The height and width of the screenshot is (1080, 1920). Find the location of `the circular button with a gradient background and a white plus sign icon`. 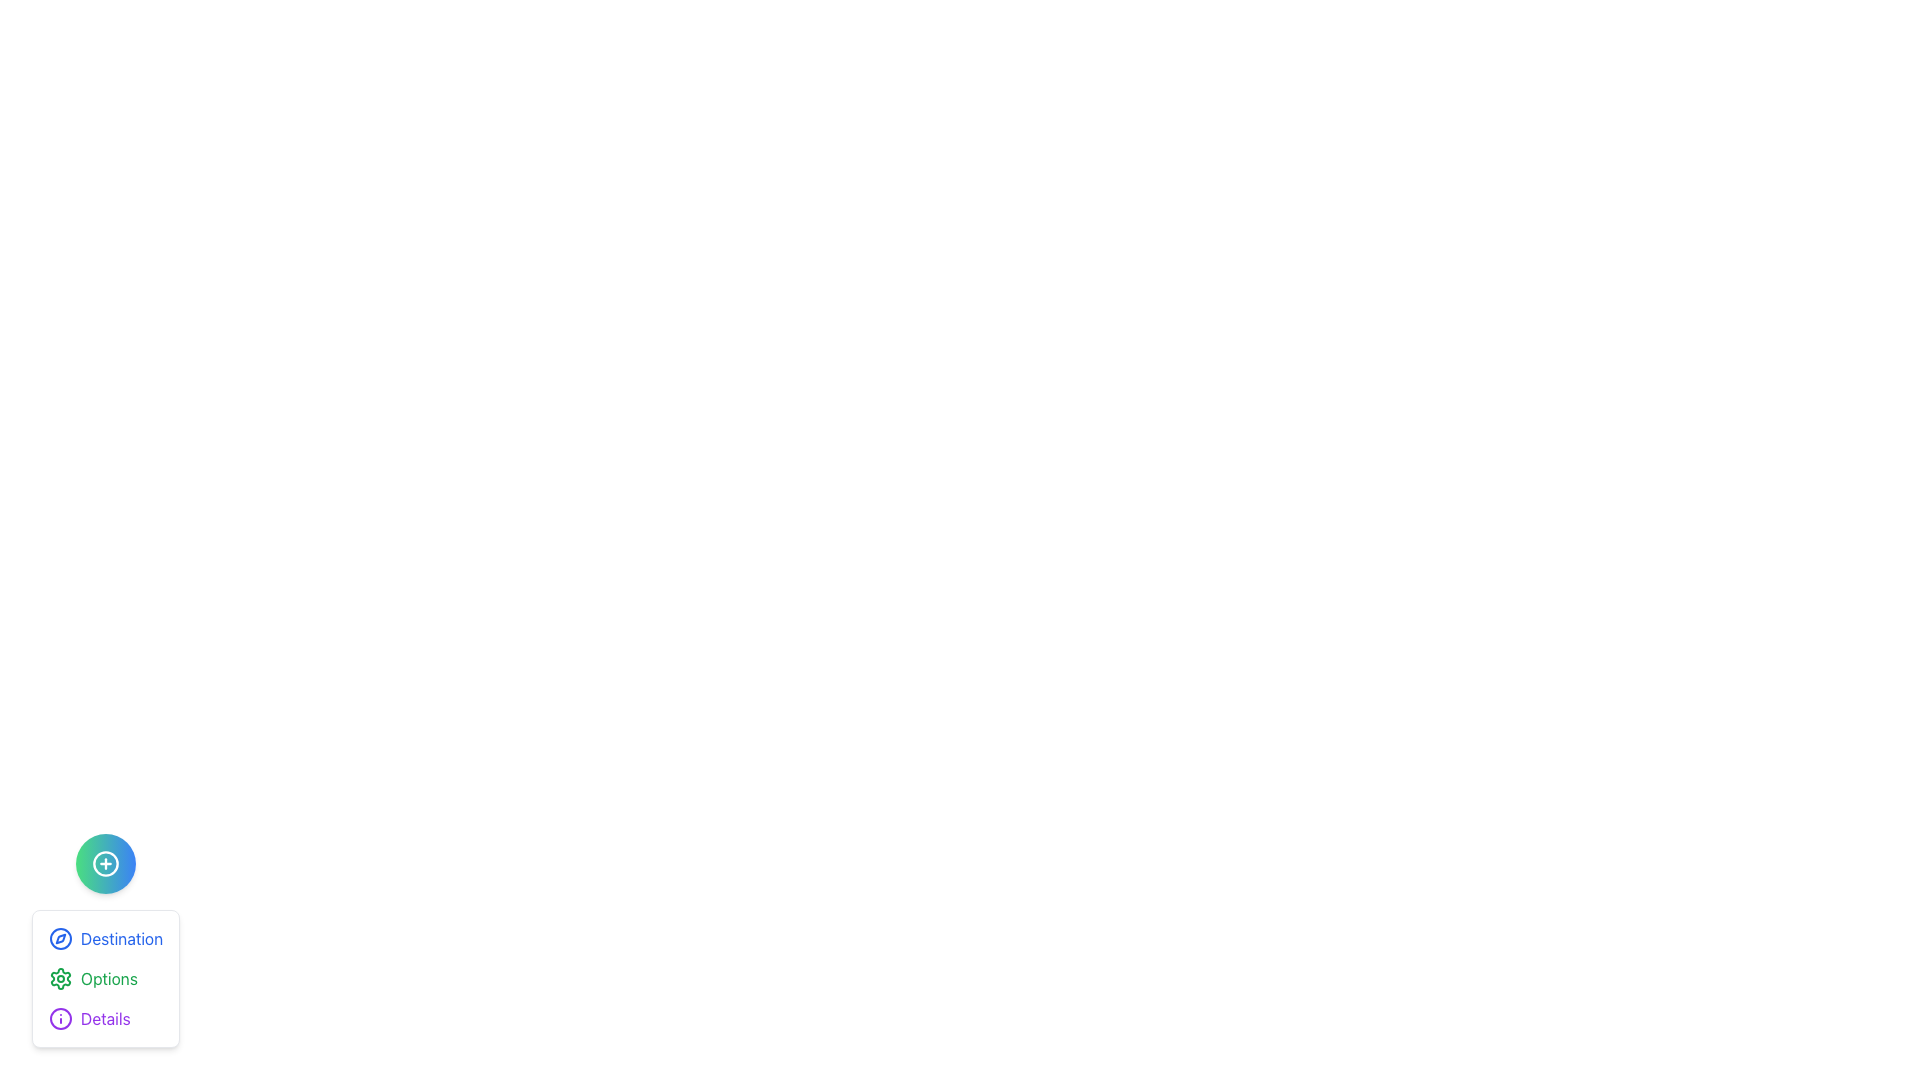

the circular button with a gradient background and a white plus sign icon is located at coordinates (104, 863).